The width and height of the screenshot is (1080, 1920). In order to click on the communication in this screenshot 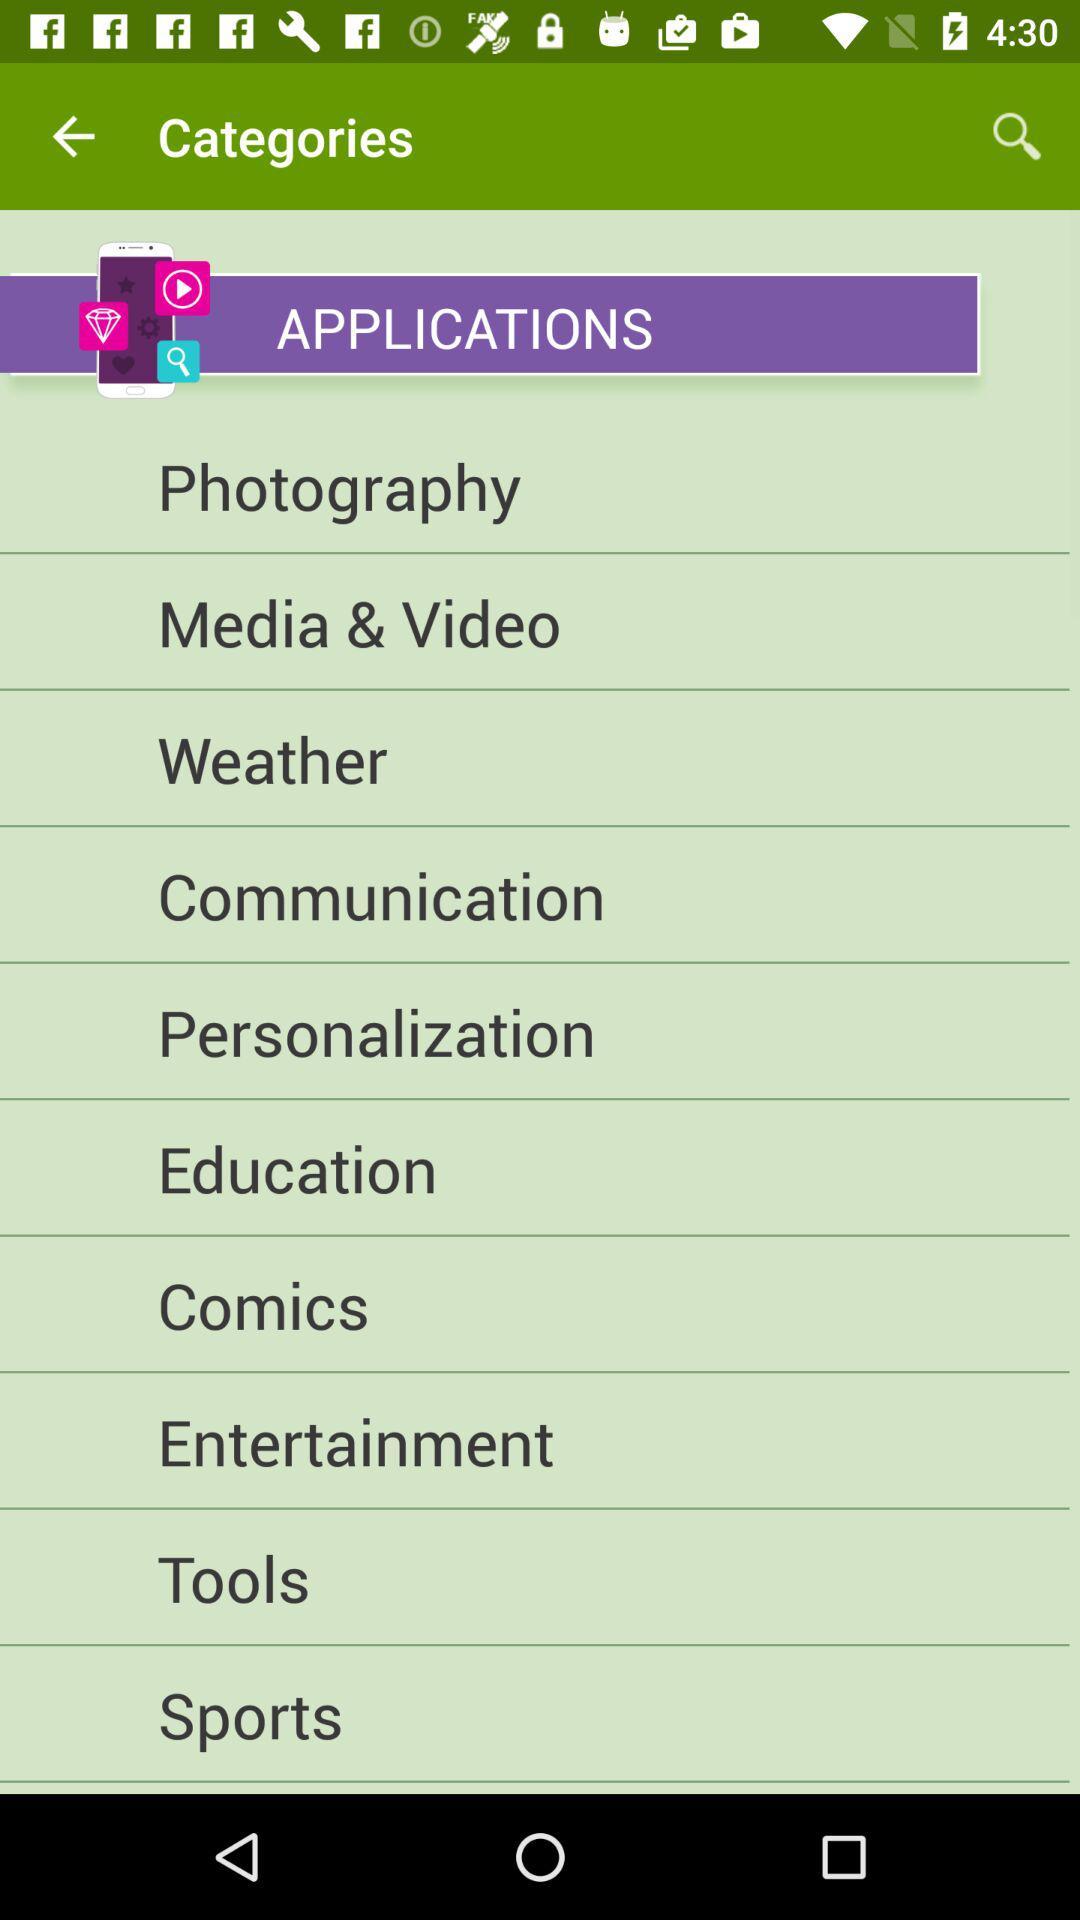, I will do `click(533, 894)`.